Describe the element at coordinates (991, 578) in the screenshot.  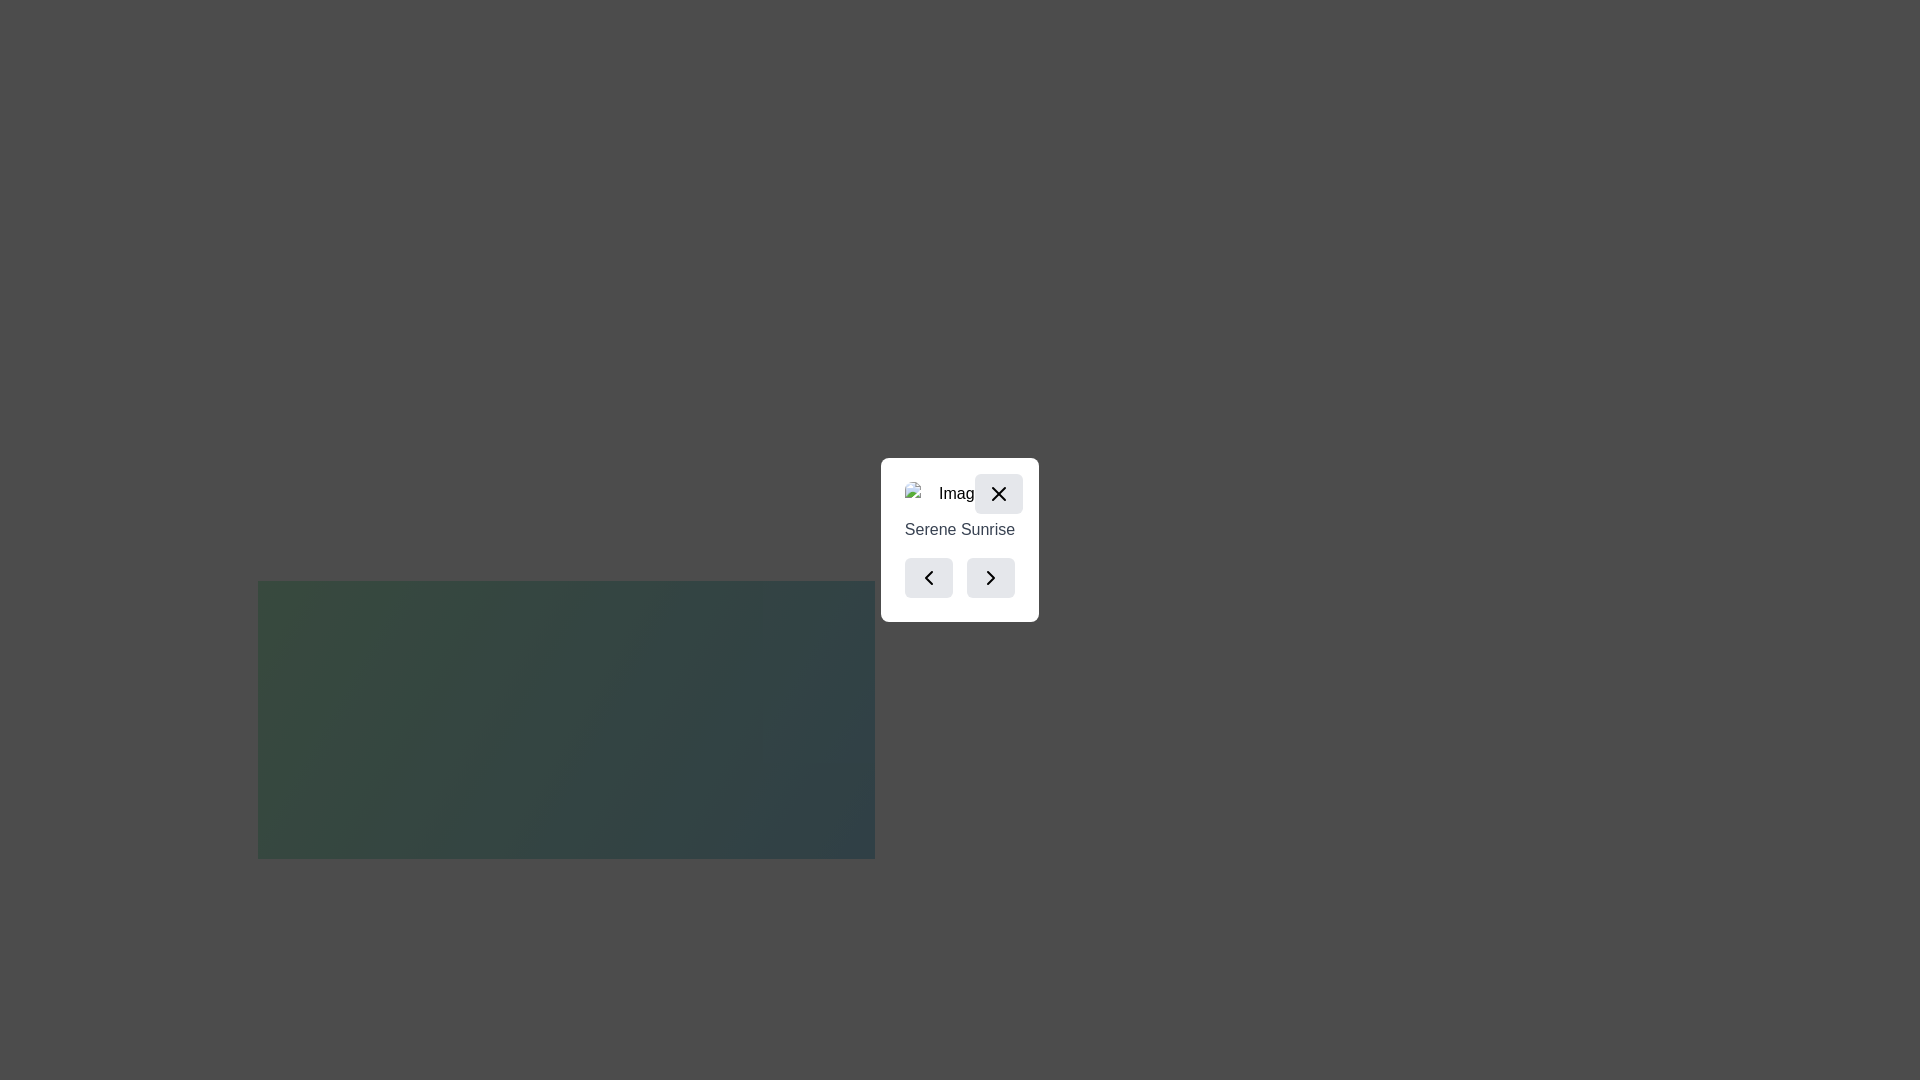
I see `the 'Next' navigation button located at the bottom right of the dialog box to advance to the subsequent item` at that location.